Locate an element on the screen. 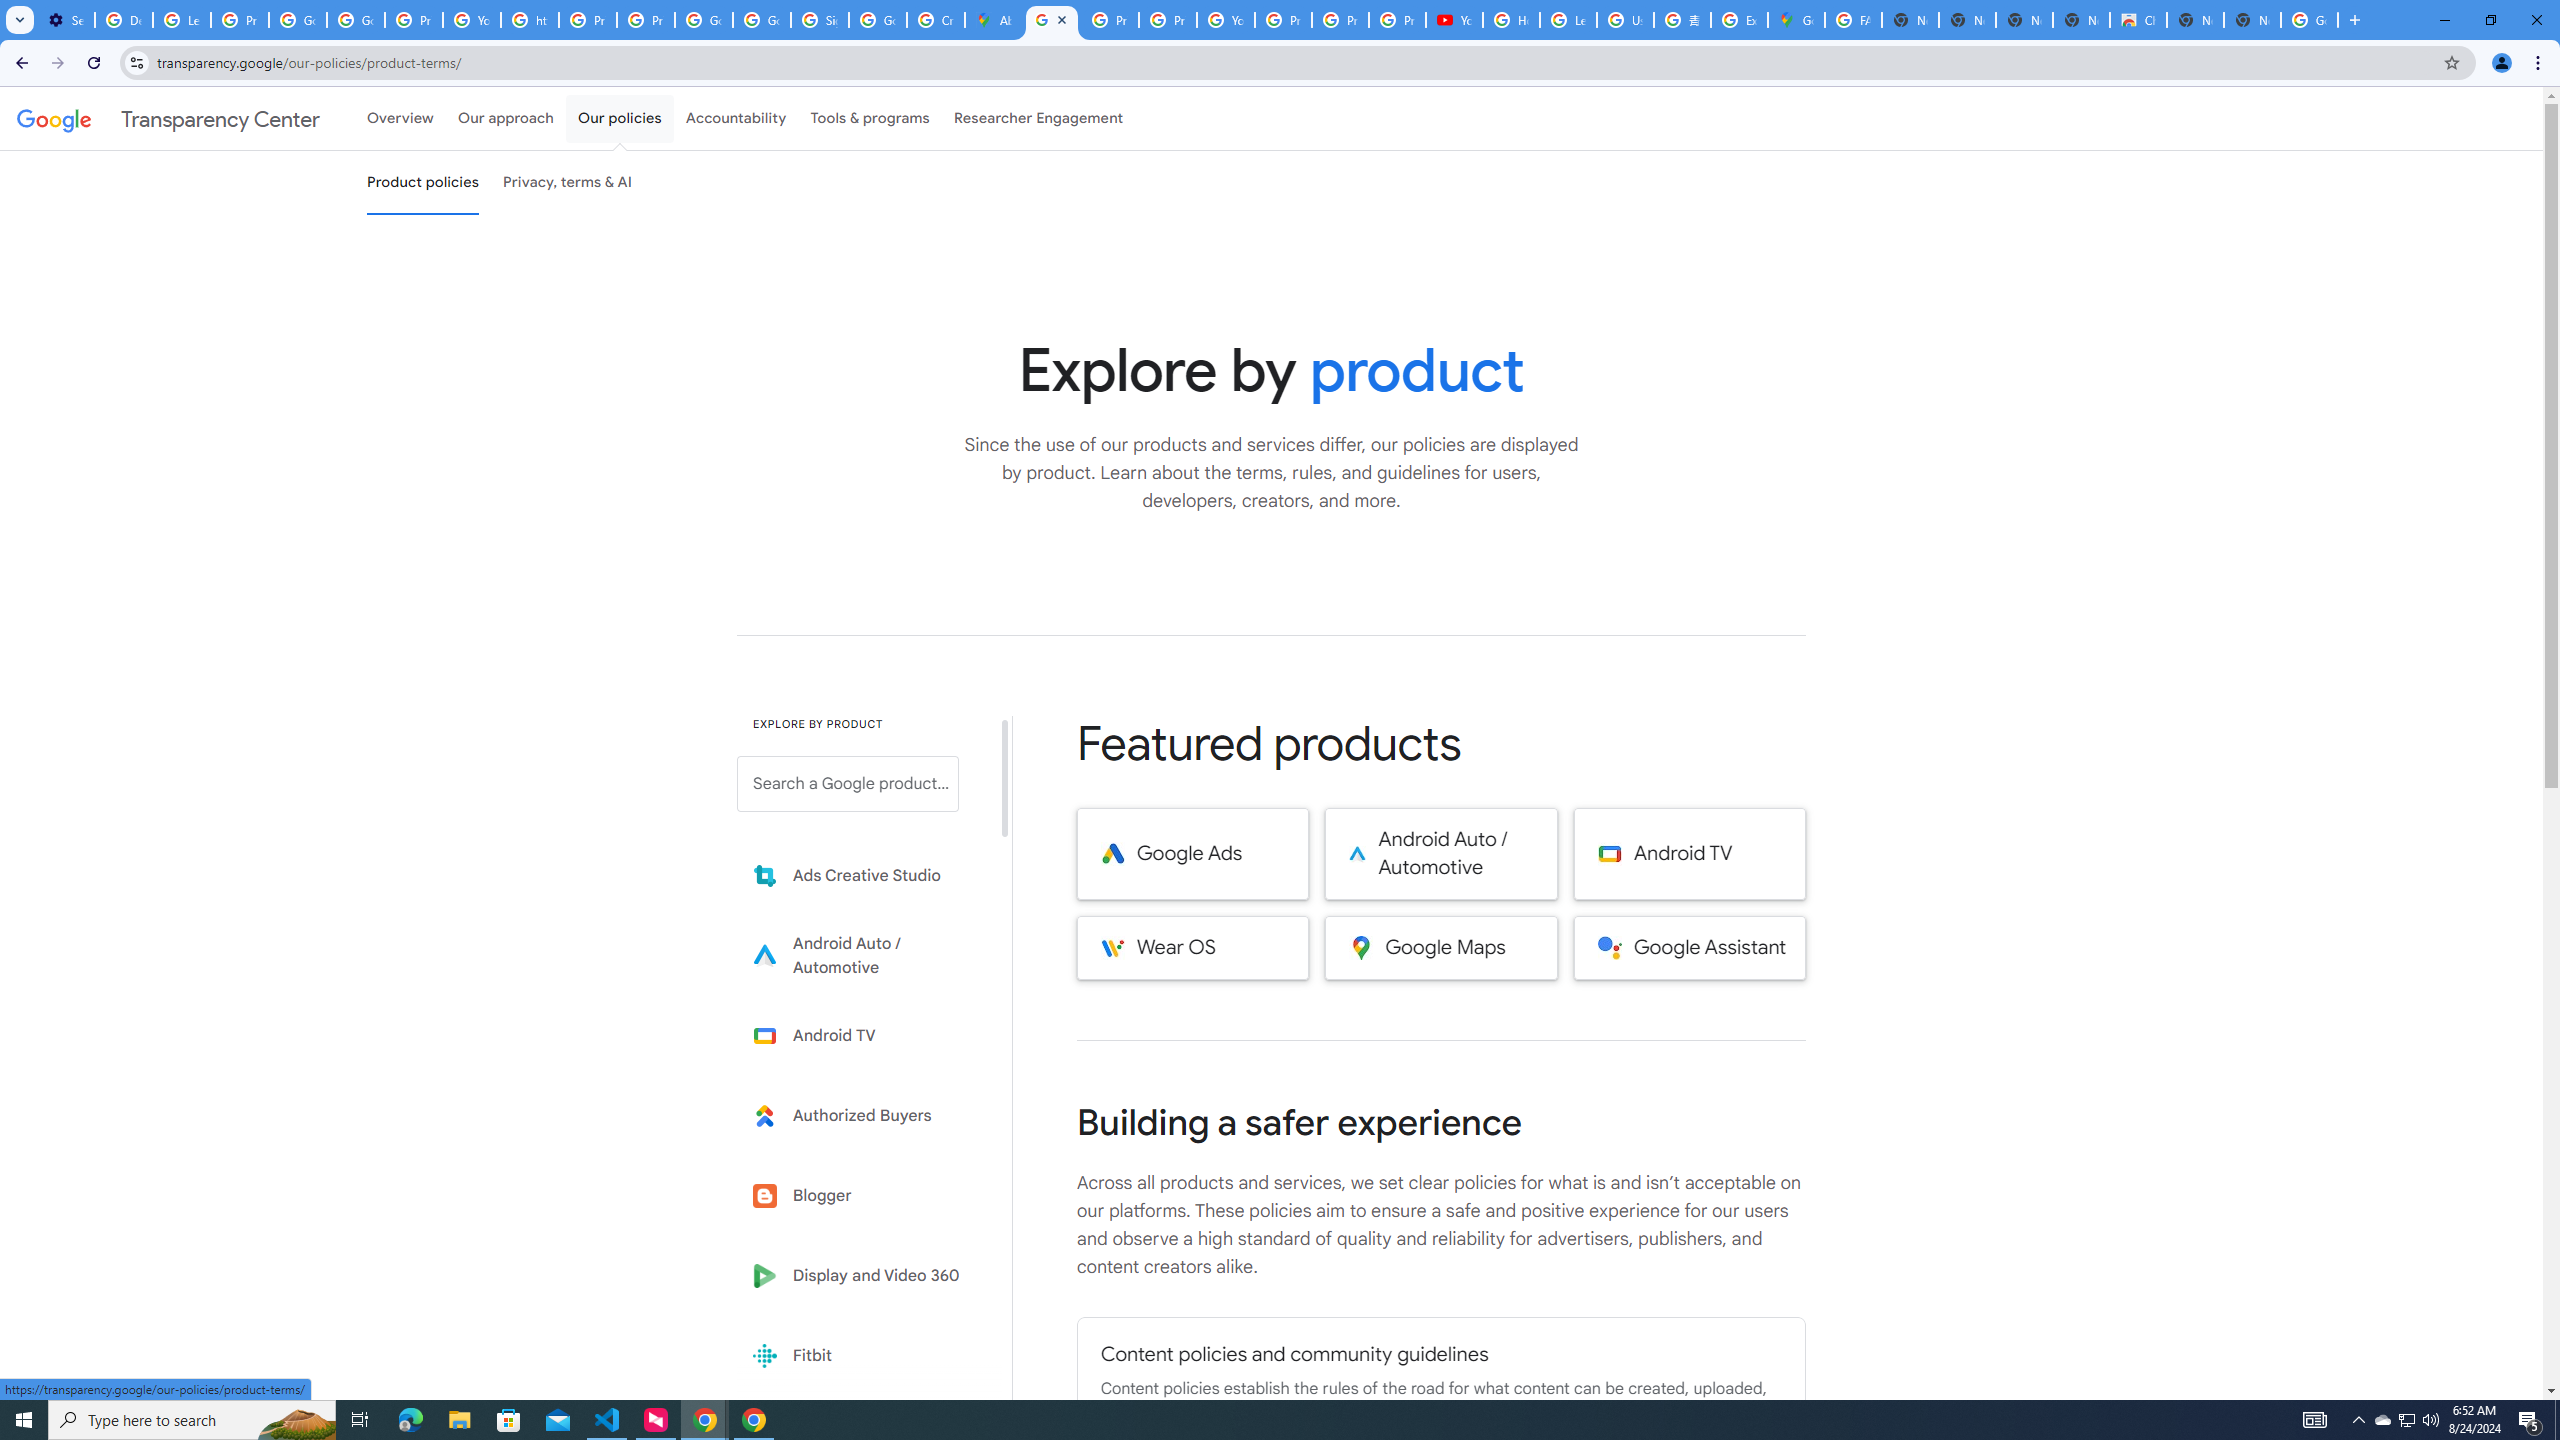 The image size is (2560, 1440). 'Learn more about Authorized Buyers' is located at coordinates (861, 1115).